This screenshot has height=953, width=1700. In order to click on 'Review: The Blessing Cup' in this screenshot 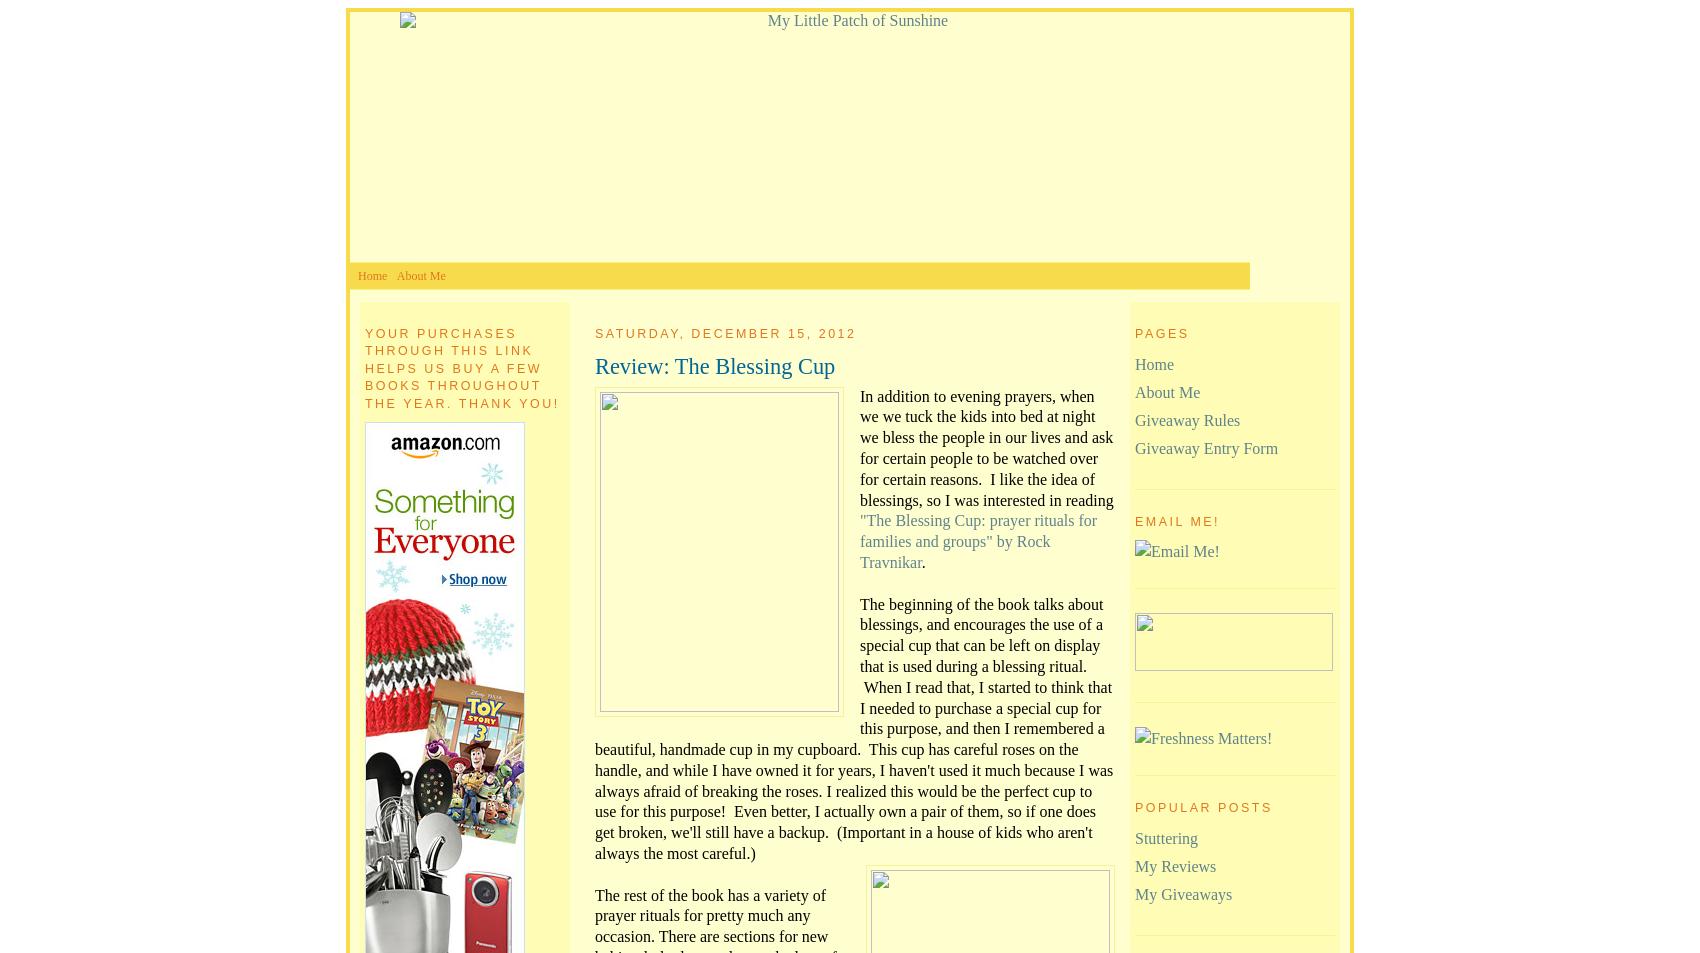, I will do `click(715, 365)`.